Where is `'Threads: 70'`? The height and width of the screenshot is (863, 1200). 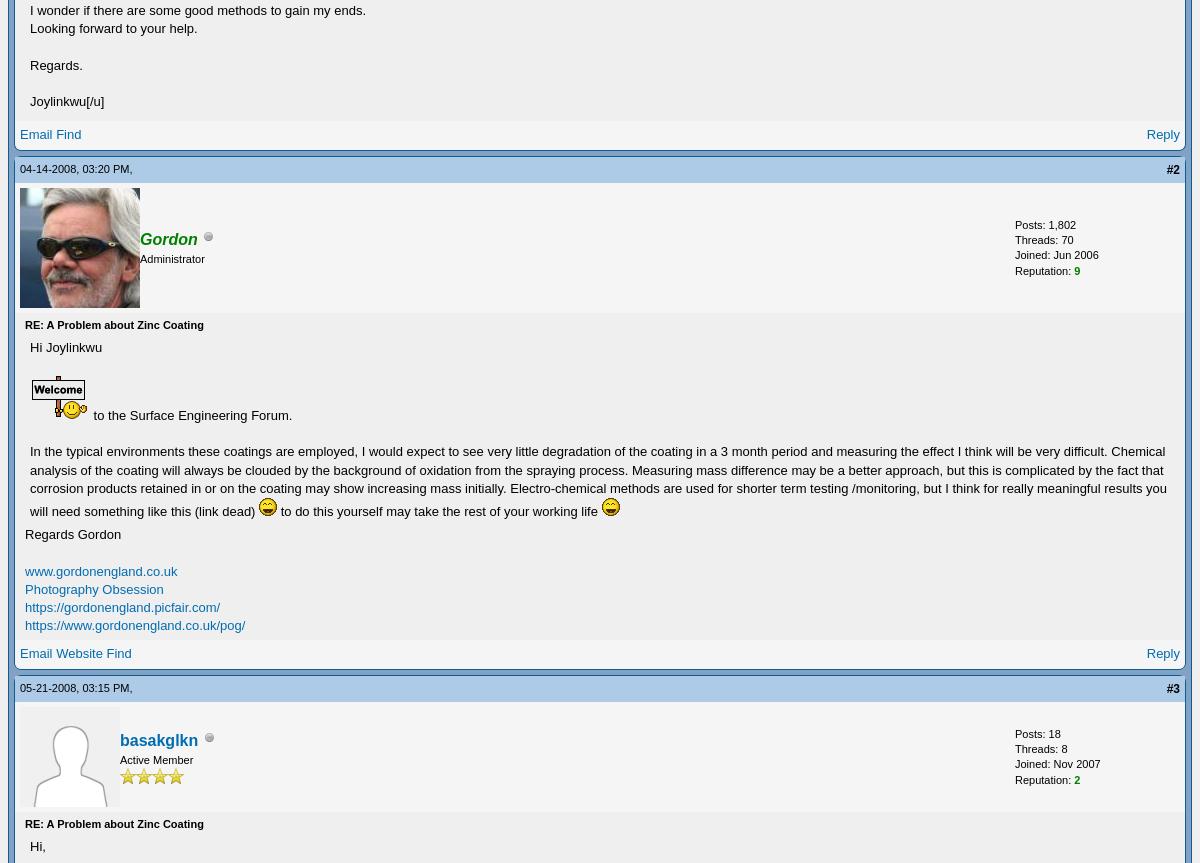 'Threads: 70' is located at coordinates (1014, 238).